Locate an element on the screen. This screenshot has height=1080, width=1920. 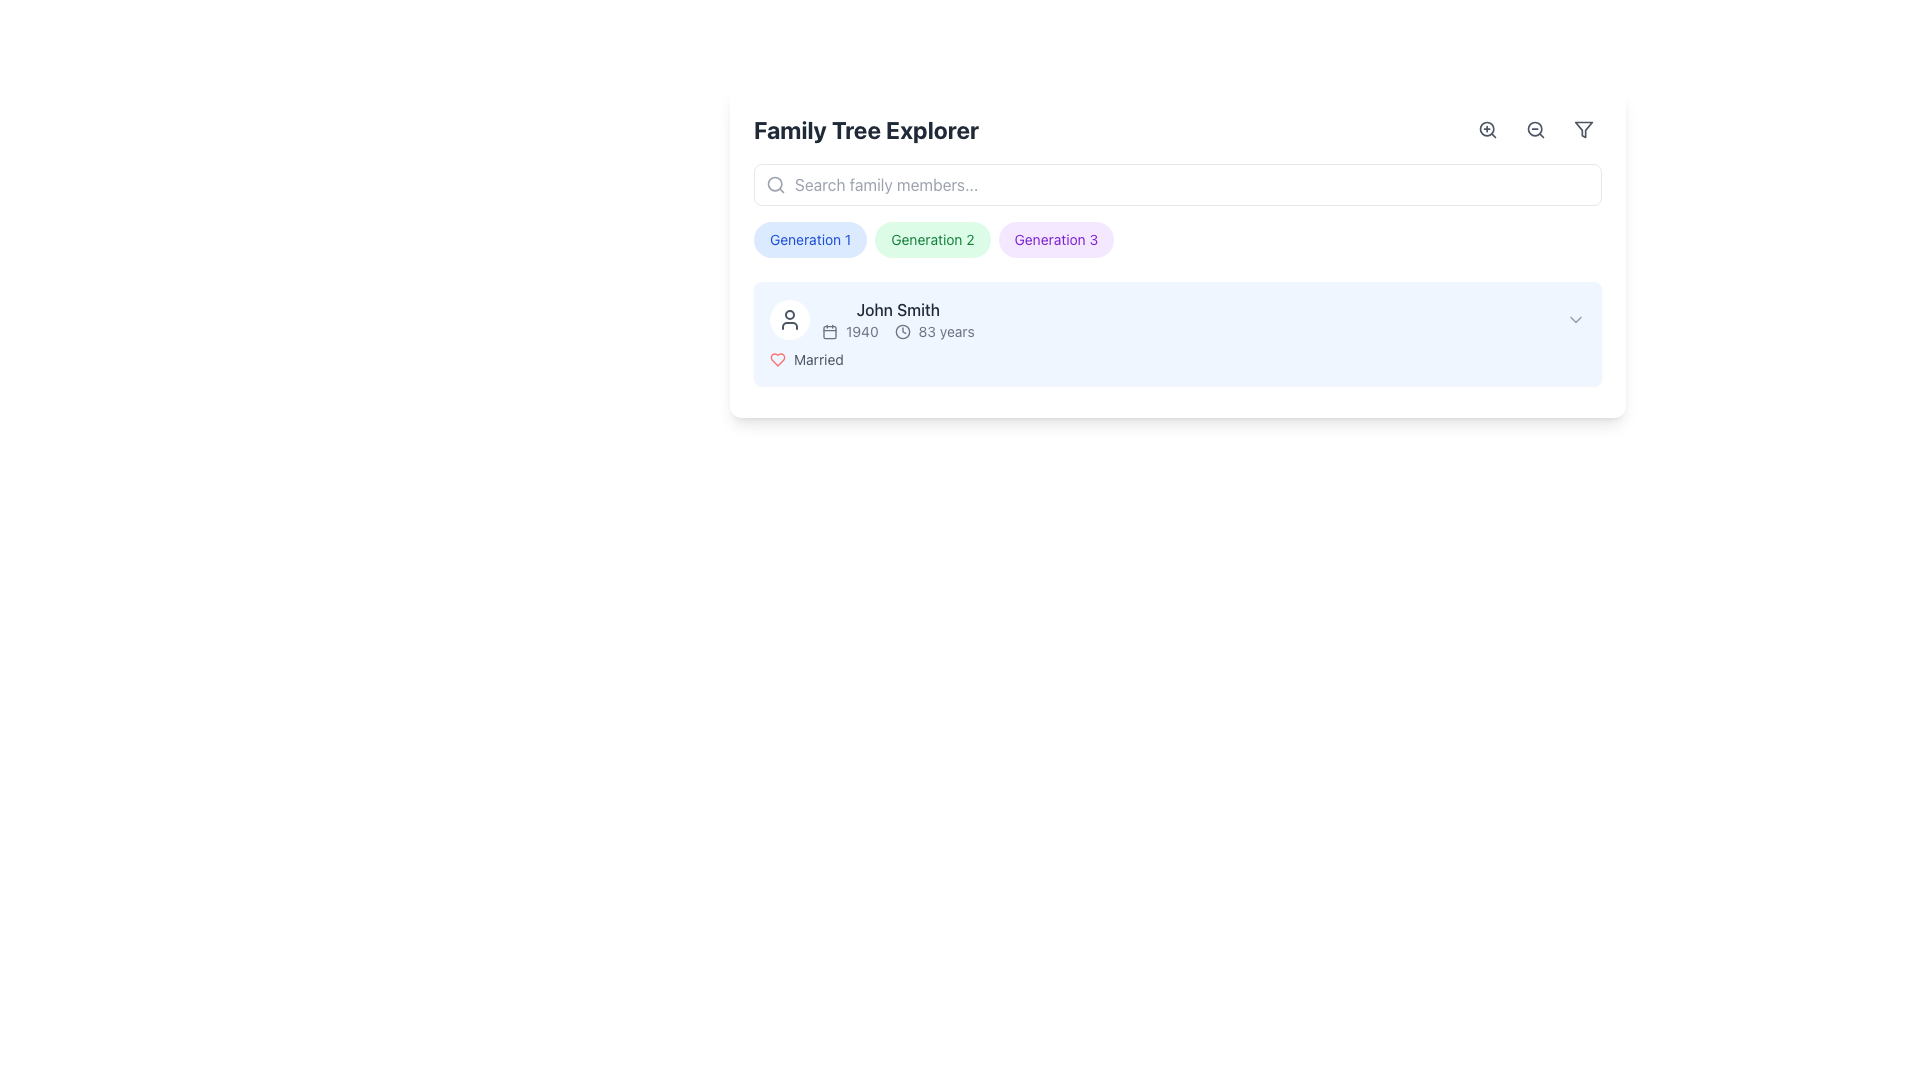
the middle circular Icon Button used for zooming out, located in the top-right corner of the interface, which is positioned between a magnifying glass button and a filter icon button is located at coordinates (1535, 130).